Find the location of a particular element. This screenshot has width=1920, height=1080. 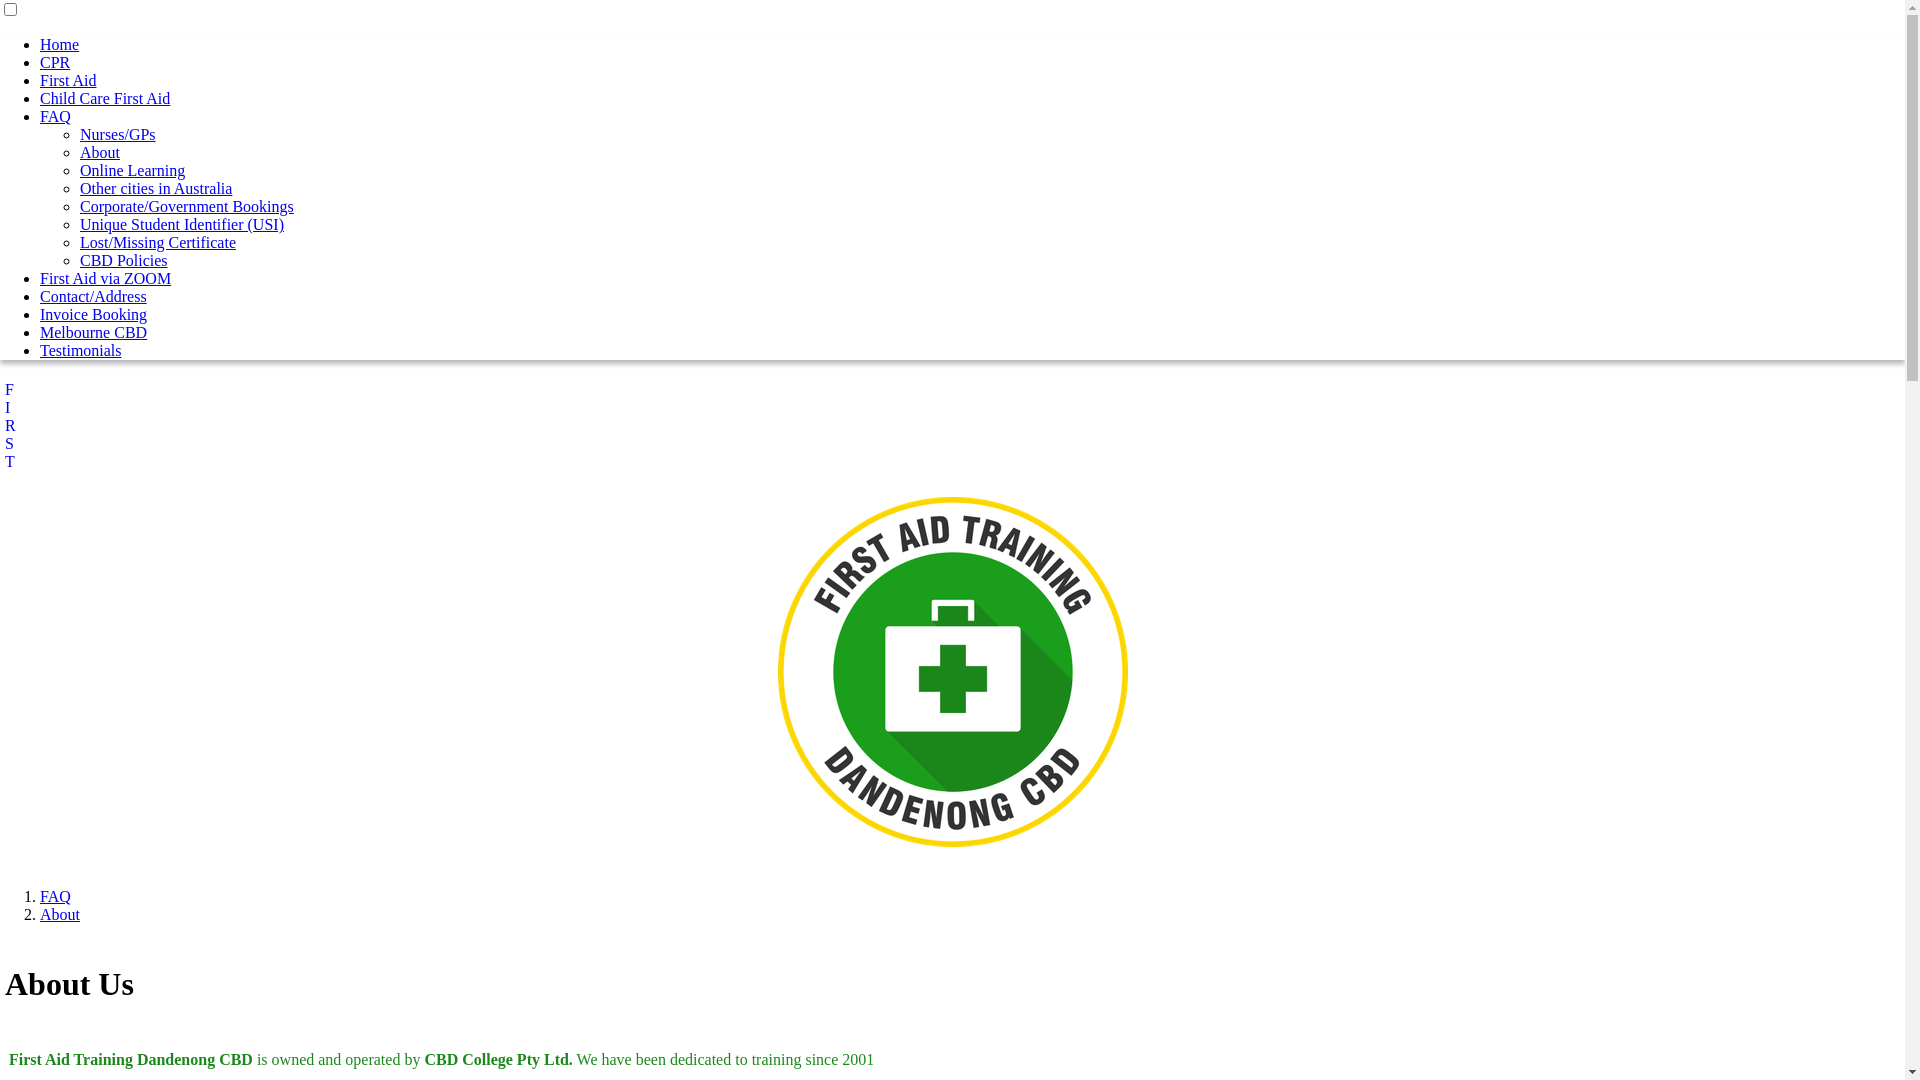

'Home' is located at coordinates (59, 44).